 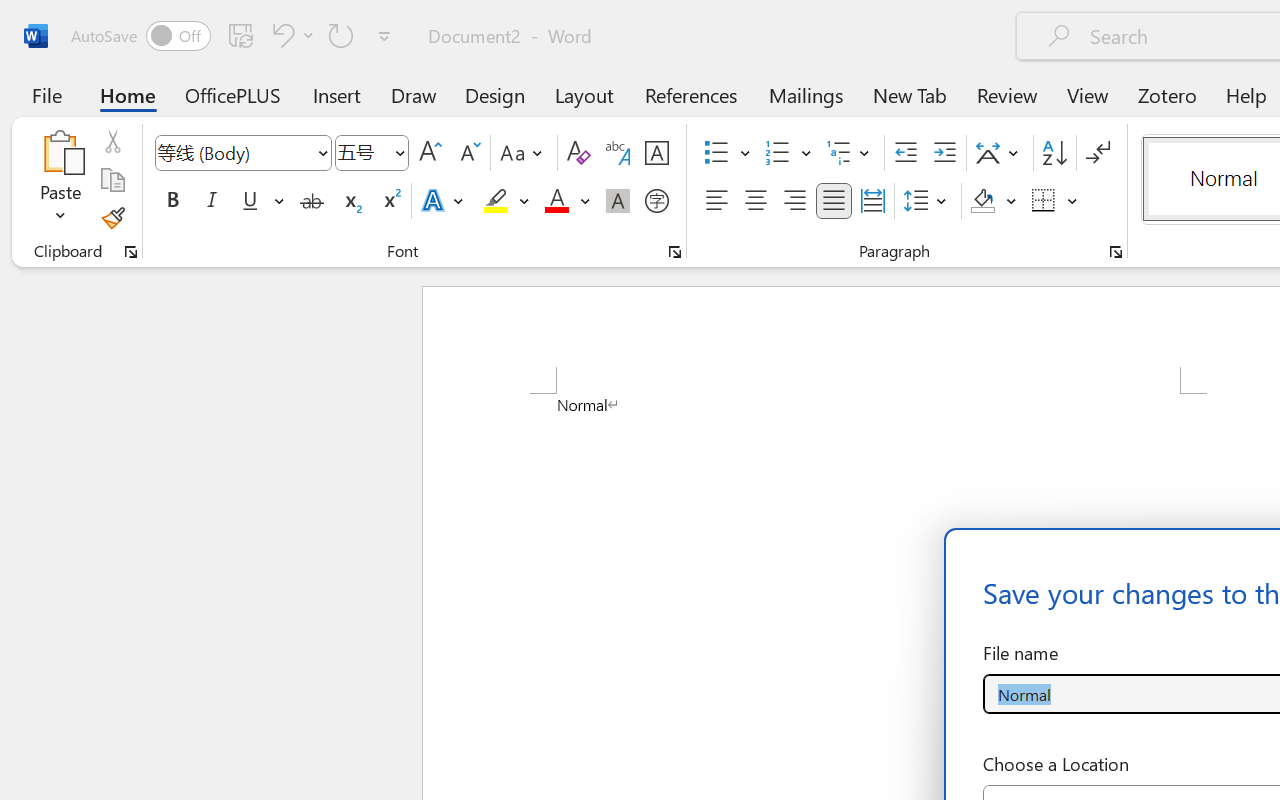 What do you see at coordinates (909, 94) in the screenshot?
I see `'New Tab'` at bounding box center [909, 94].